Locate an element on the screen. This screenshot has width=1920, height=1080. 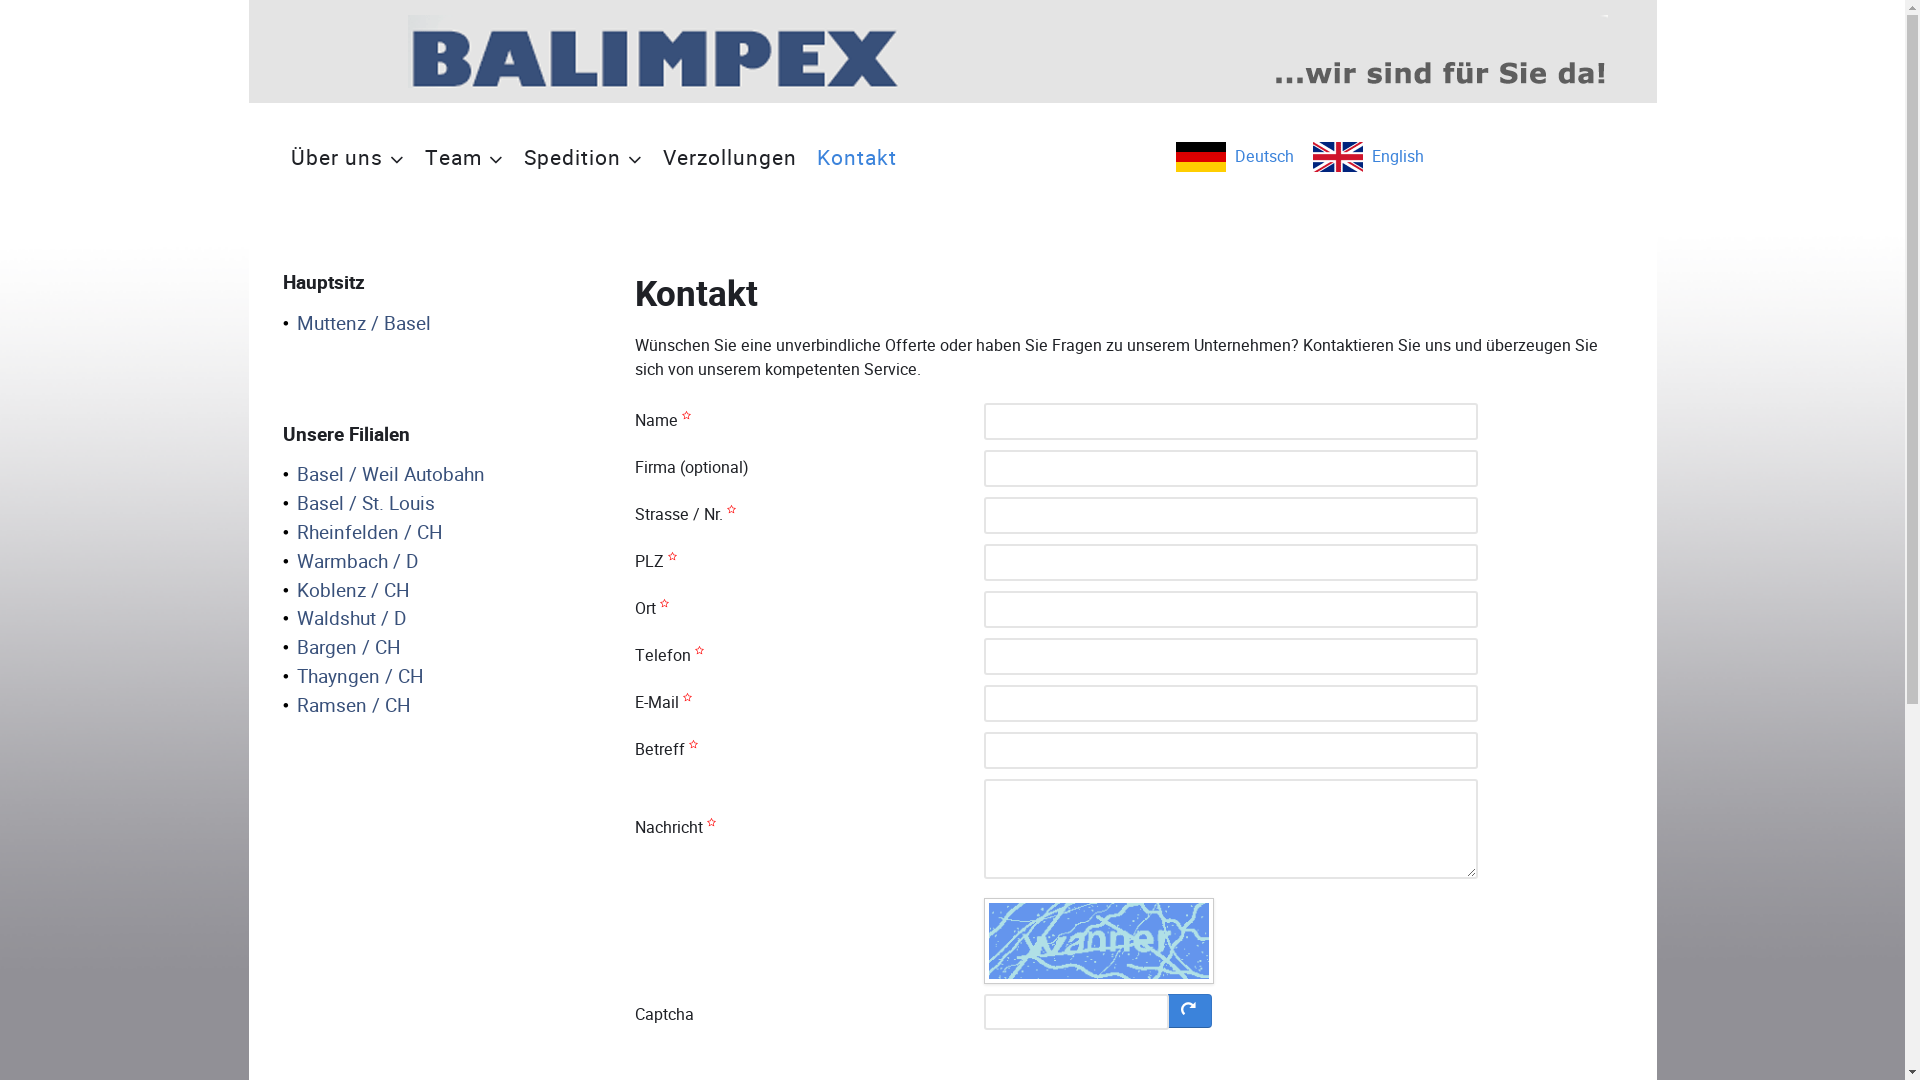
'Bargen / CH' is located at coordinates (341, 648).